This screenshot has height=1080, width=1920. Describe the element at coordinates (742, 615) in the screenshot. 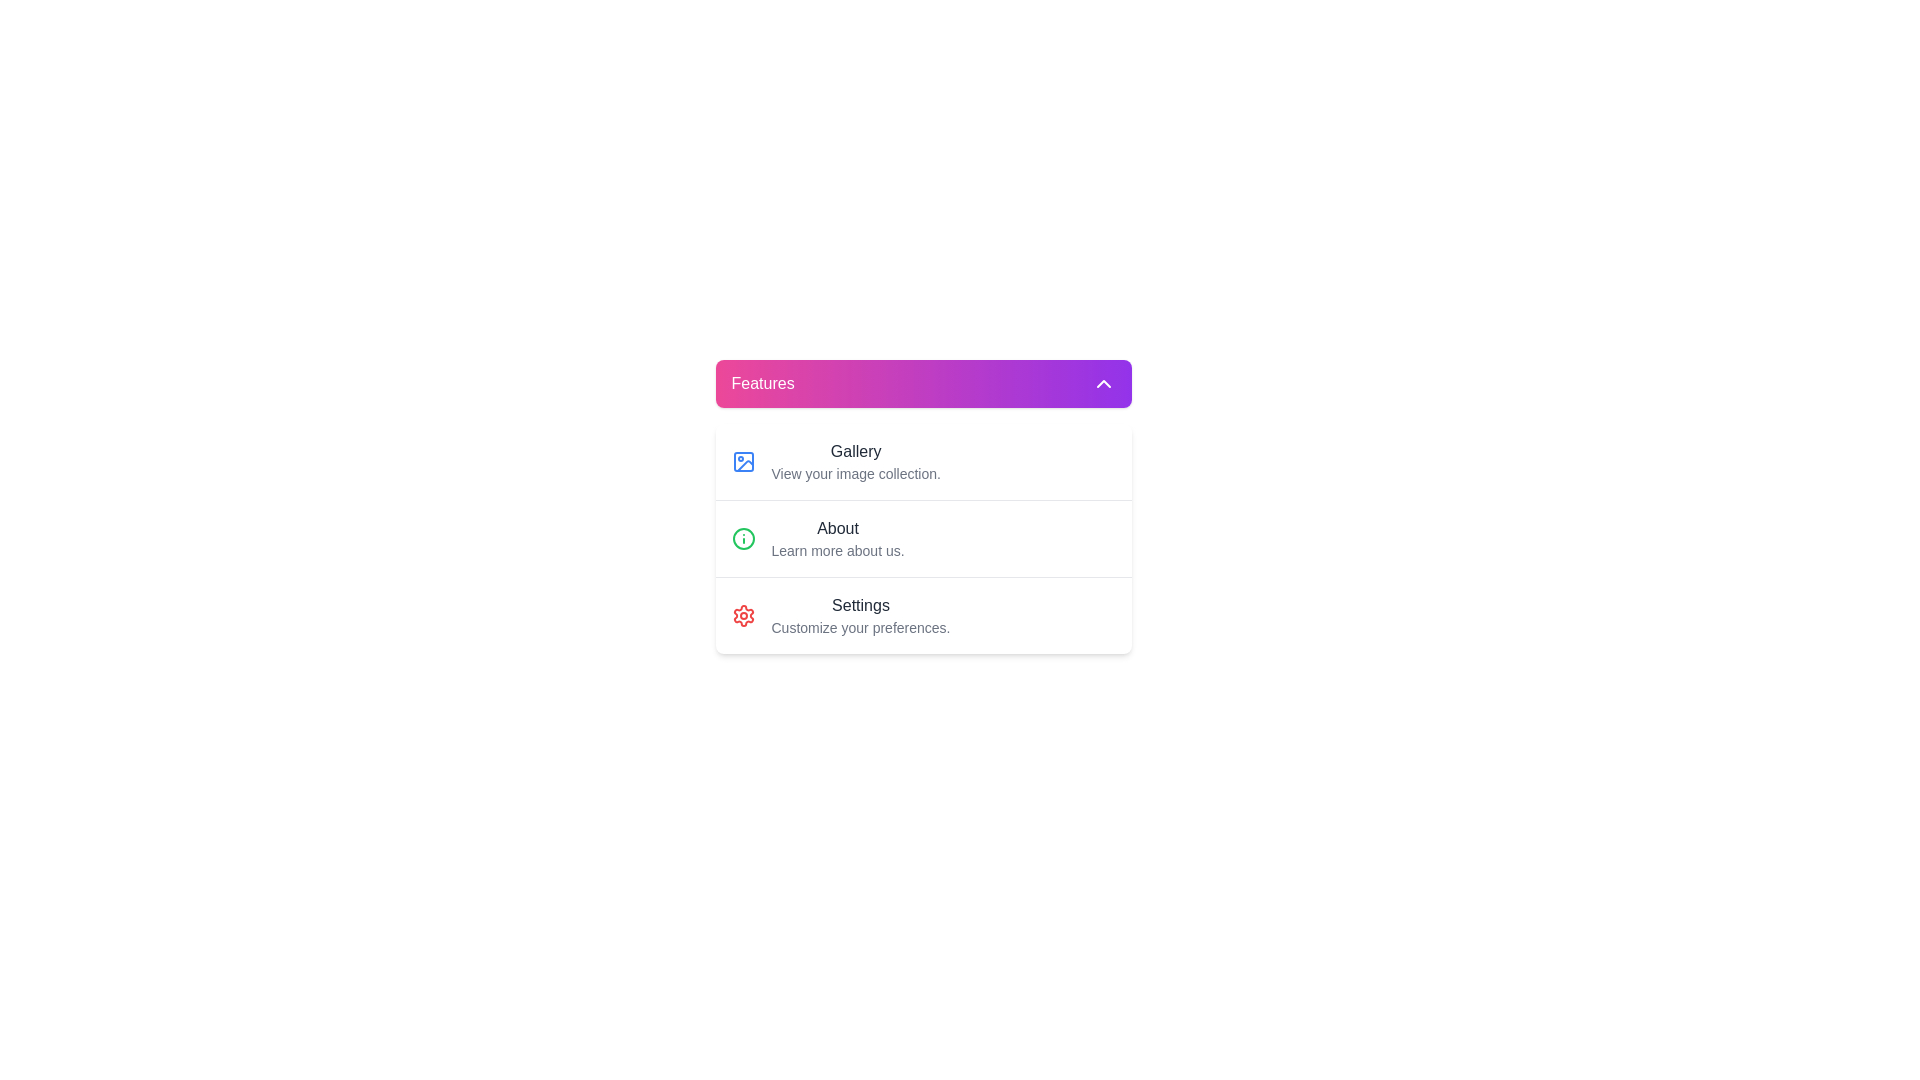

I see `the red gear icon styled as a settings symbol, which is the leftmost element in the 'Settings' menu item located within the dropdown menu labeled 'Features'` at that location.